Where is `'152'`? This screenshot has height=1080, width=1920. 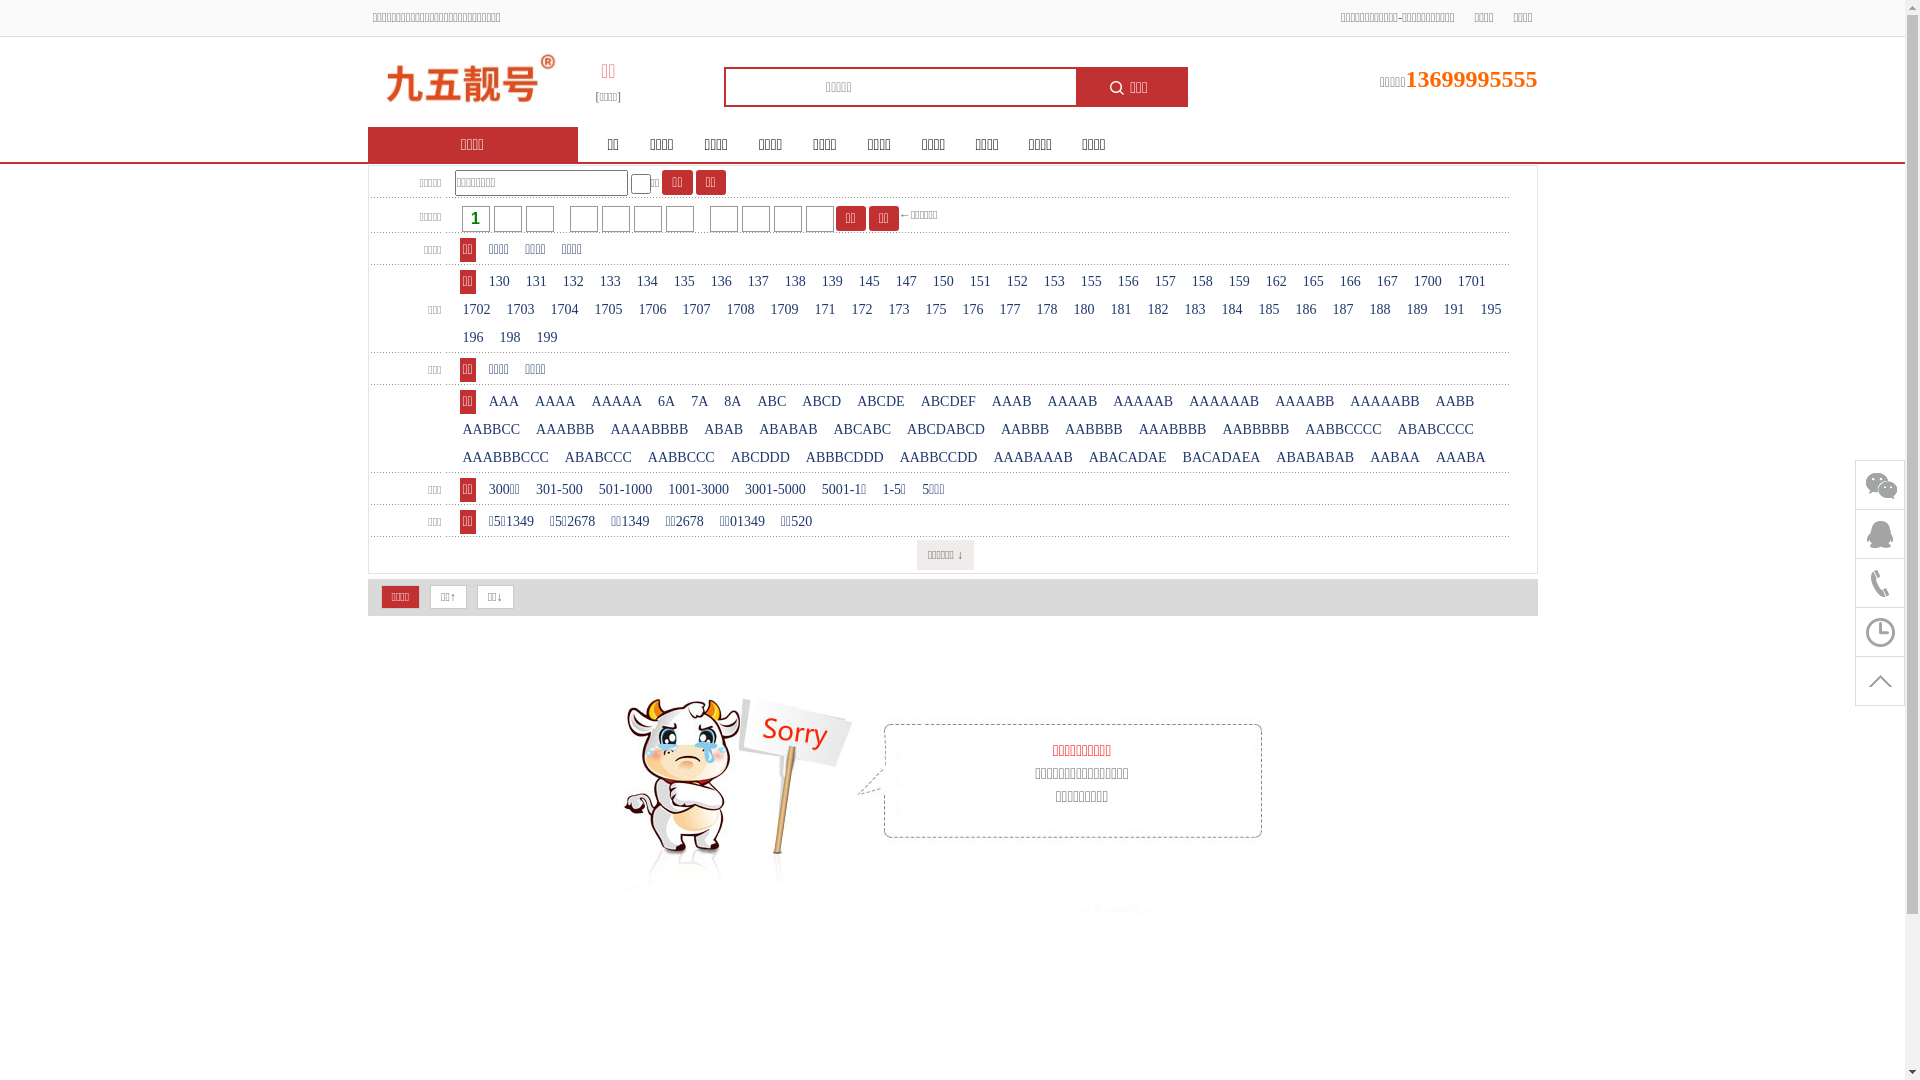
'152' is located at coordinates (1017, 281).